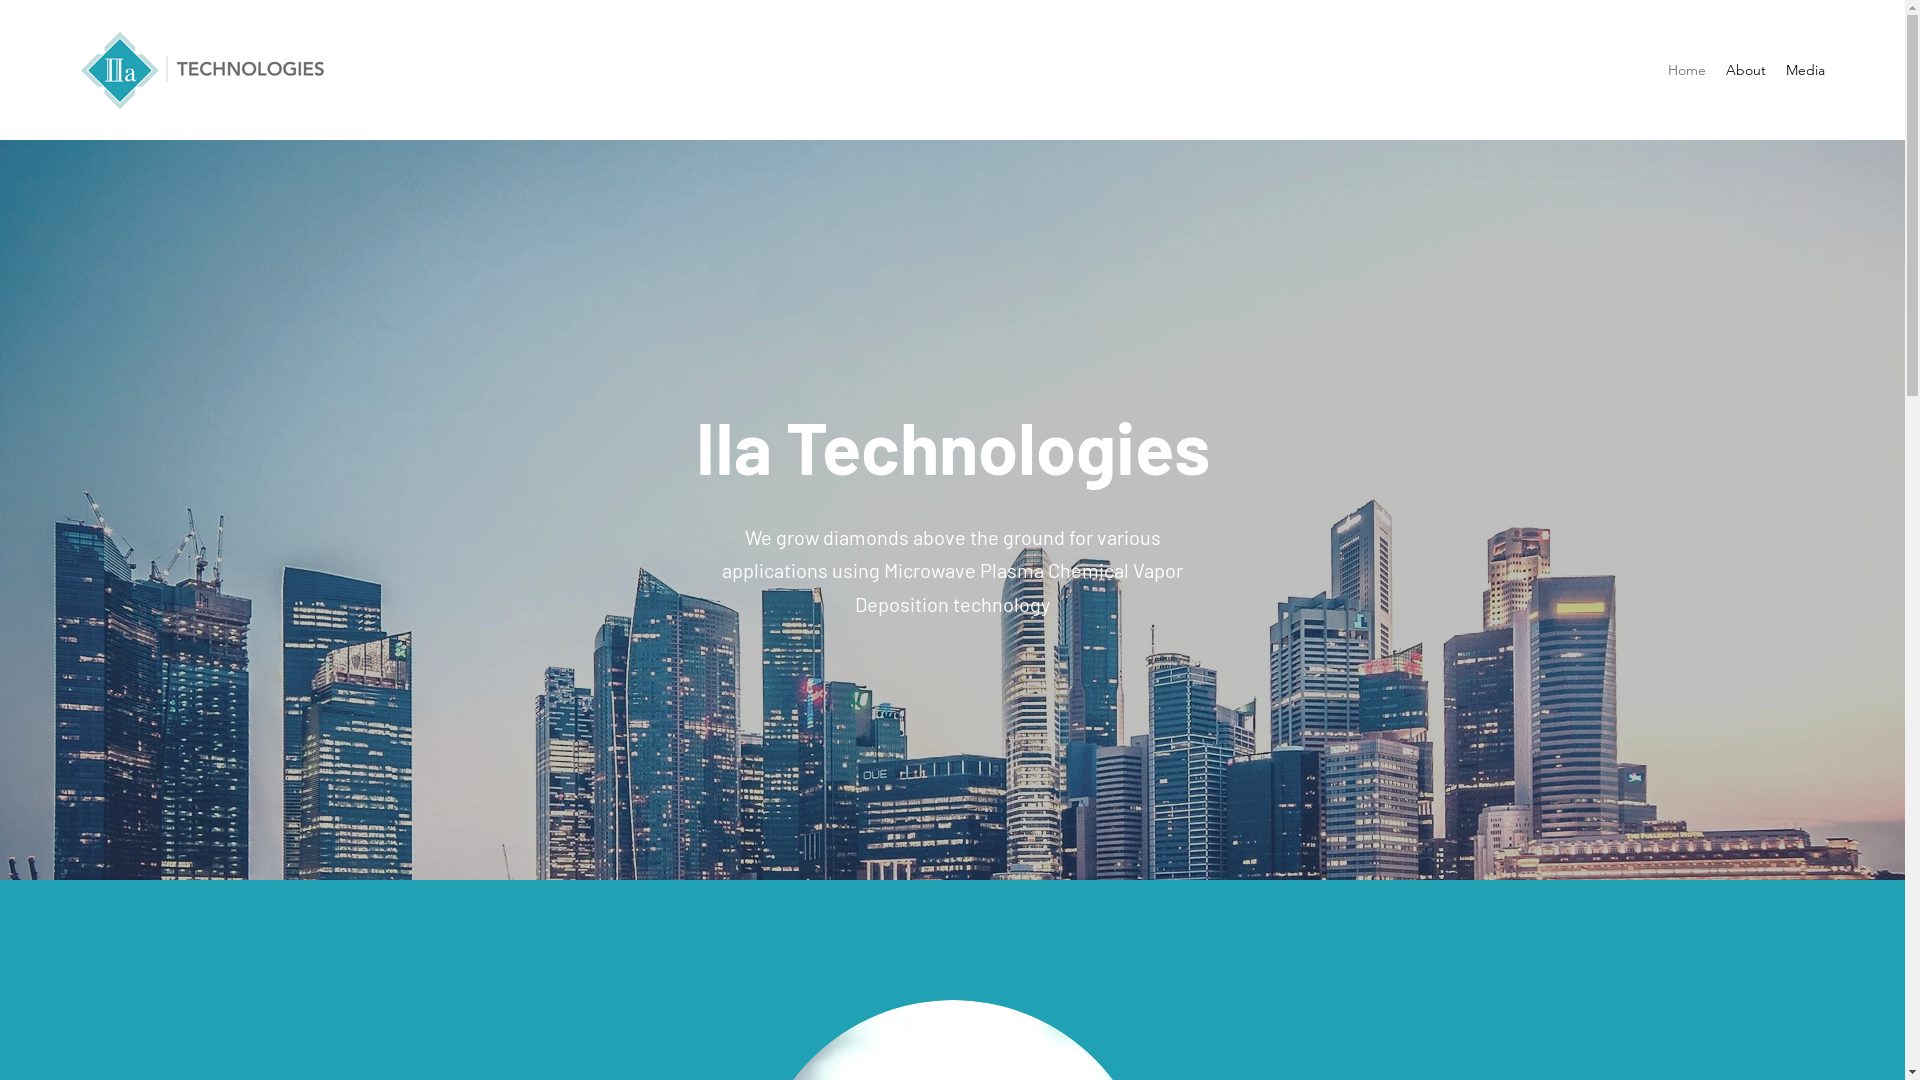  Describe the element at coordinates (1715, 68) in the screenshot. I see `'About'` at that location.